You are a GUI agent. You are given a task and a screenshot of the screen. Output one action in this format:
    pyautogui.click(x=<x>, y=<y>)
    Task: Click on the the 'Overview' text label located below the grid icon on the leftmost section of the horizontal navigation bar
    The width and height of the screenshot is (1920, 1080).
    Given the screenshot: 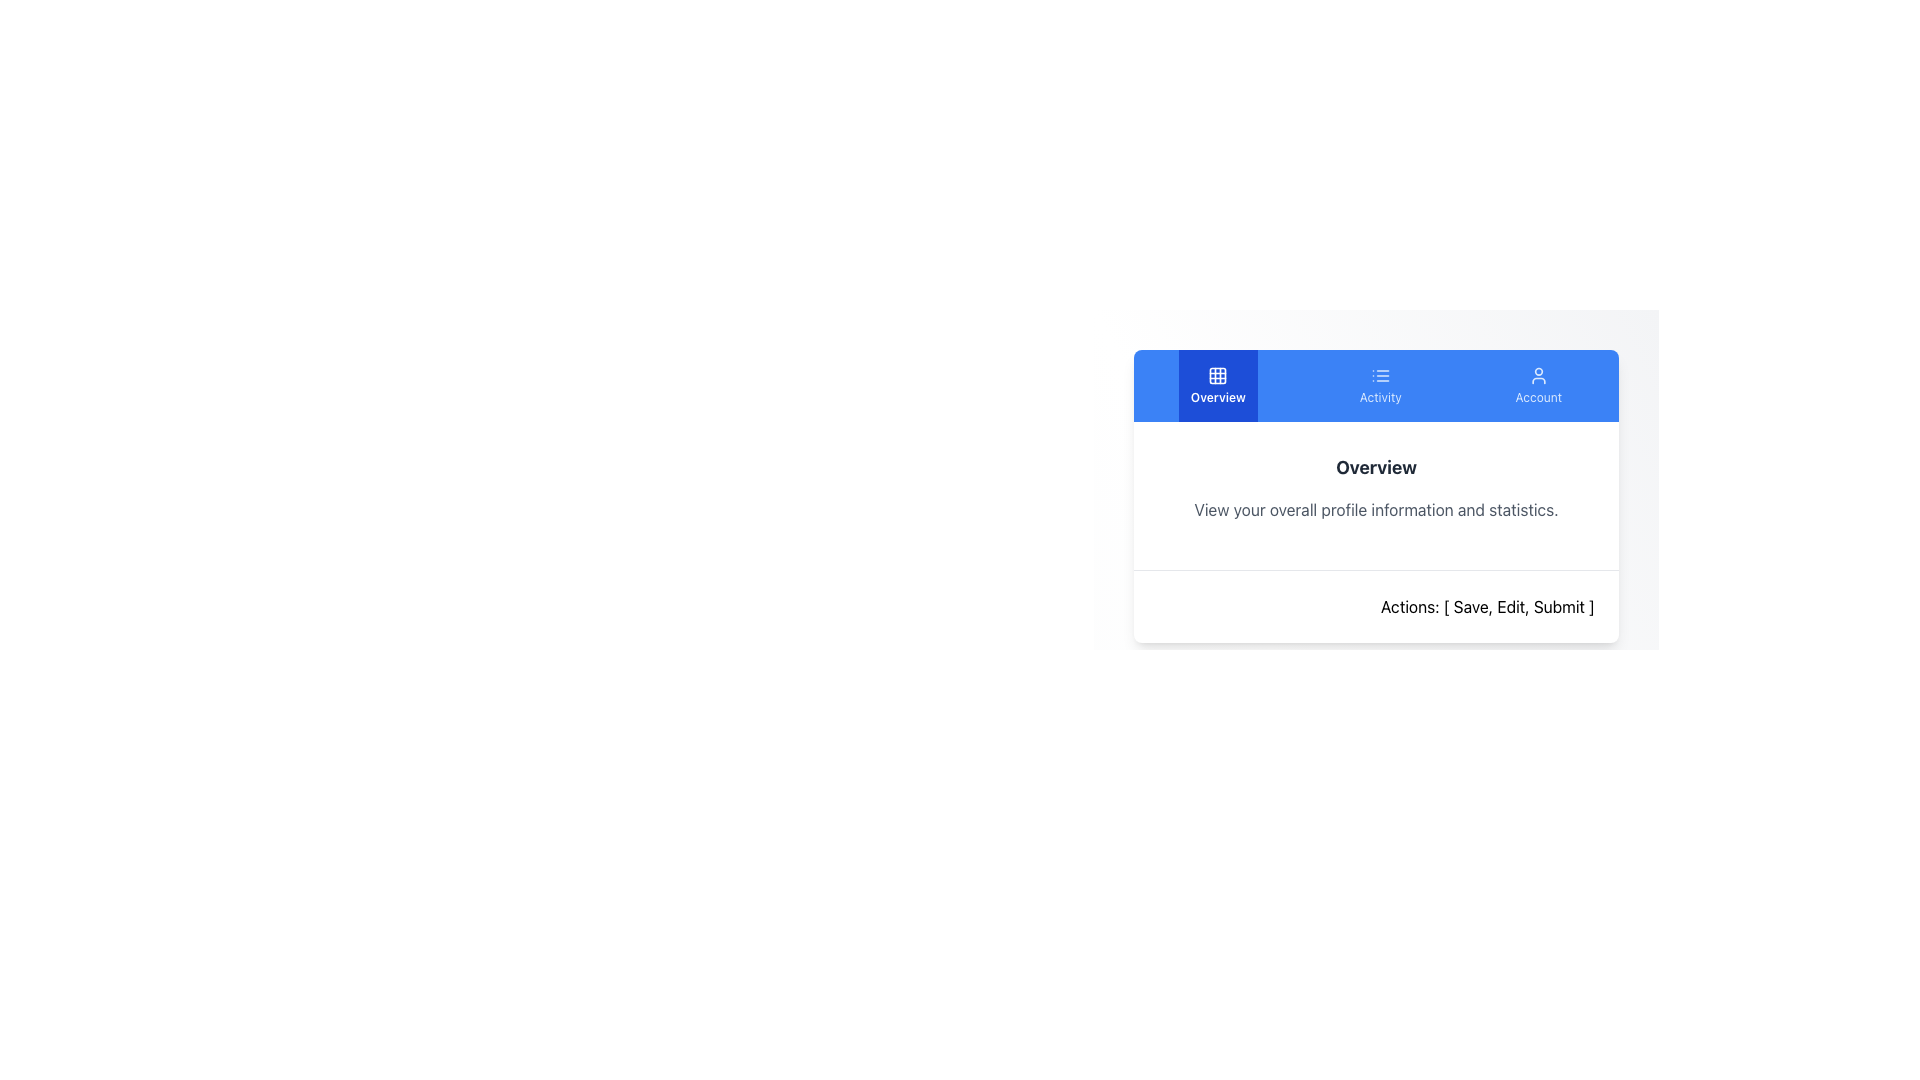 What is the action you would take?
    pyautogui.click(x=1217, y=397)
    